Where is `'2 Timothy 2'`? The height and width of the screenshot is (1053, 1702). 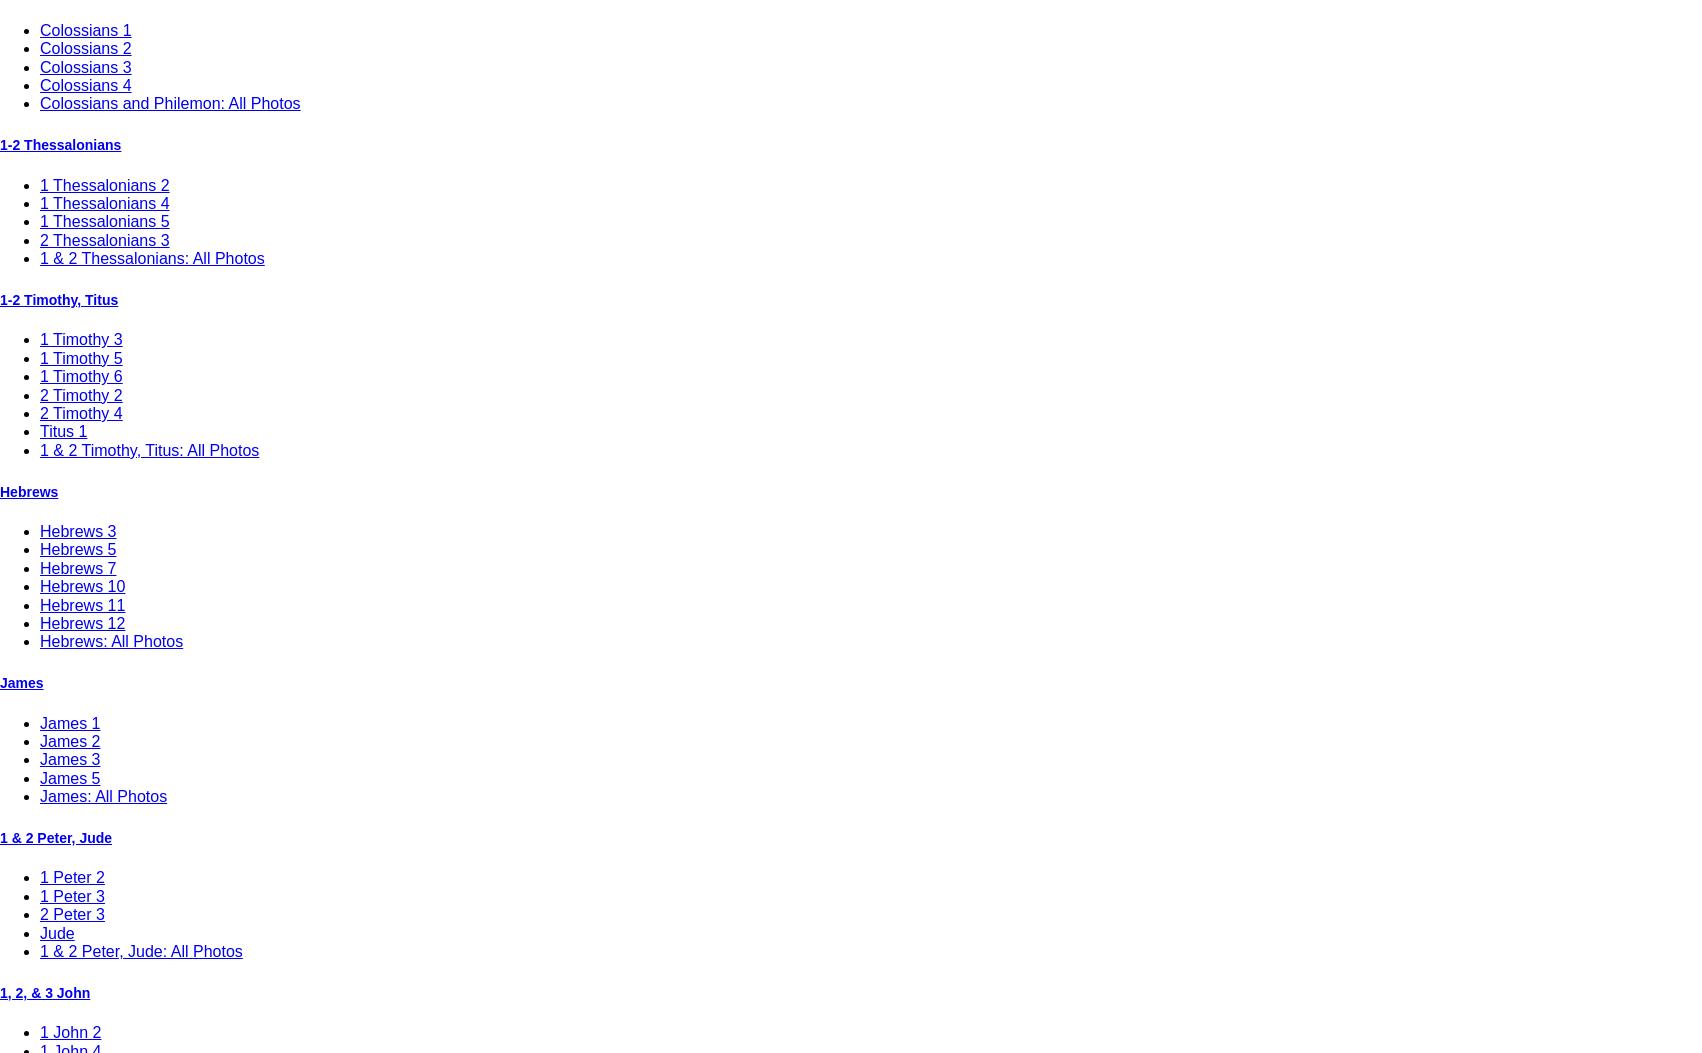 '2 Timothy 2' is located at coordinates (81, 394).